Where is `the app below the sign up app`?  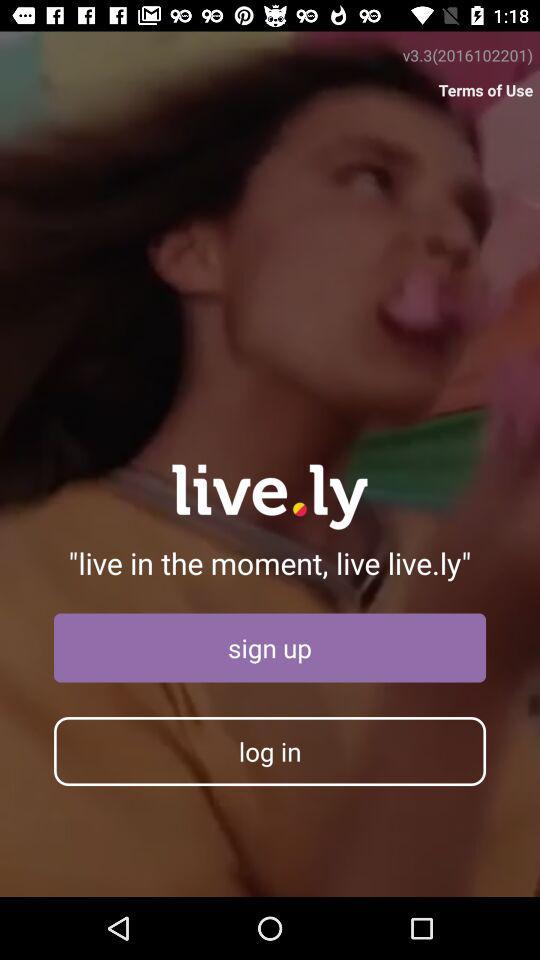 the app below the sign up app is located at coordinates (270, 750).